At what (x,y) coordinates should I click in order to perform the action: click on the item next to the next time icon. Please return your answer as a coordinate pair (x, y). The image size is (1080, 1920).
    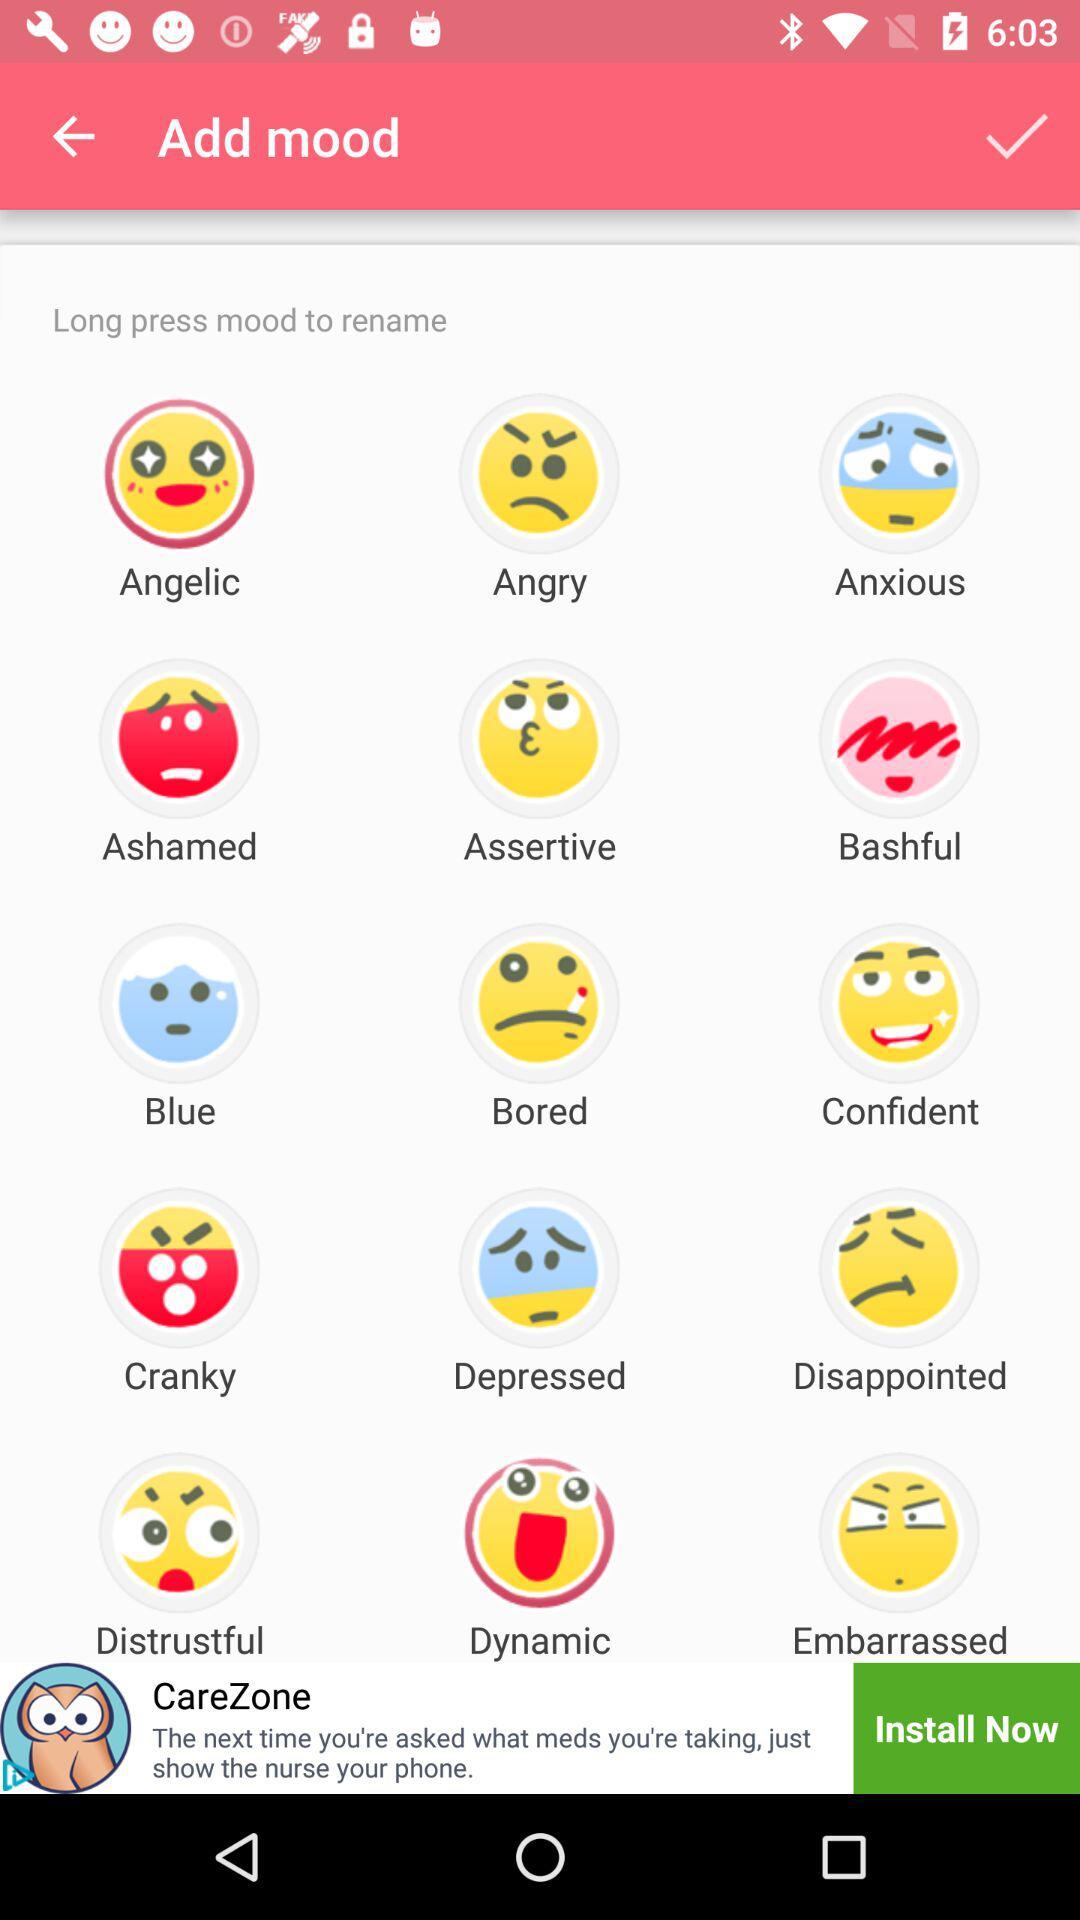
    Looking at the image, I should click on (18, 1775).